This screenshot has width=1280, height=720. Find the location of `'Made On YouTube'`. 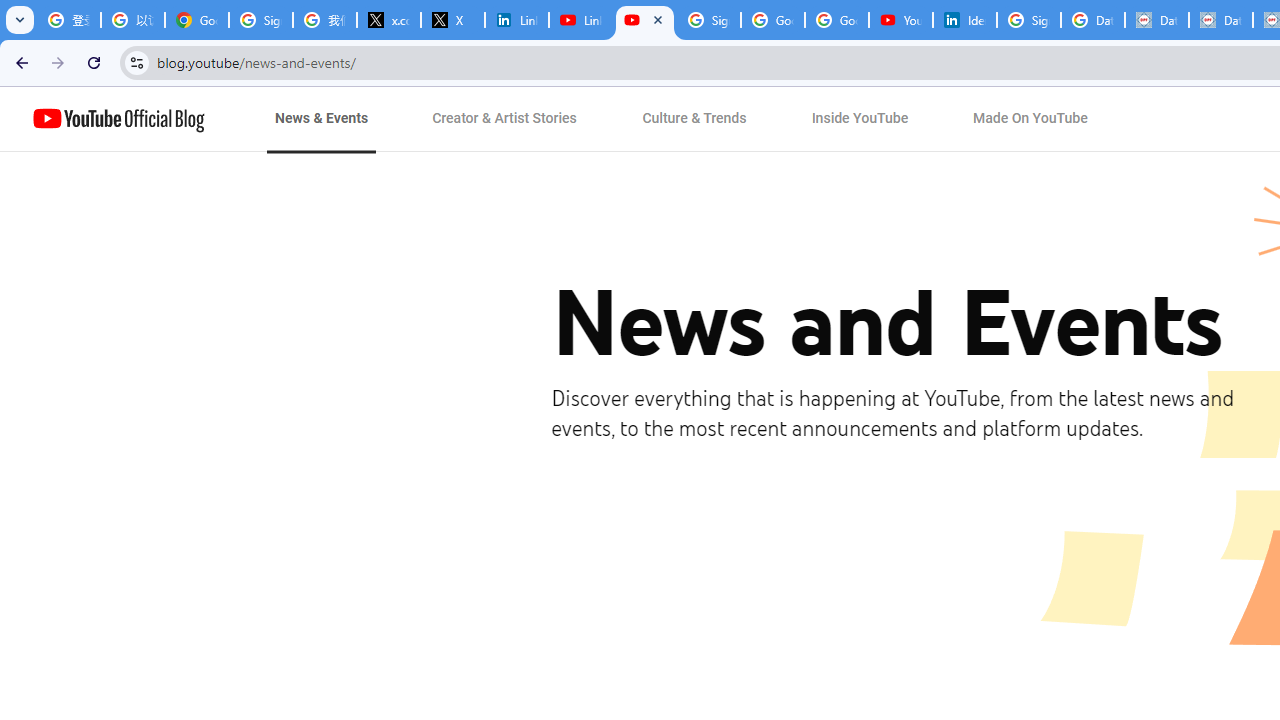

'Made On YouTube' is located at coordinates (1030, 119).